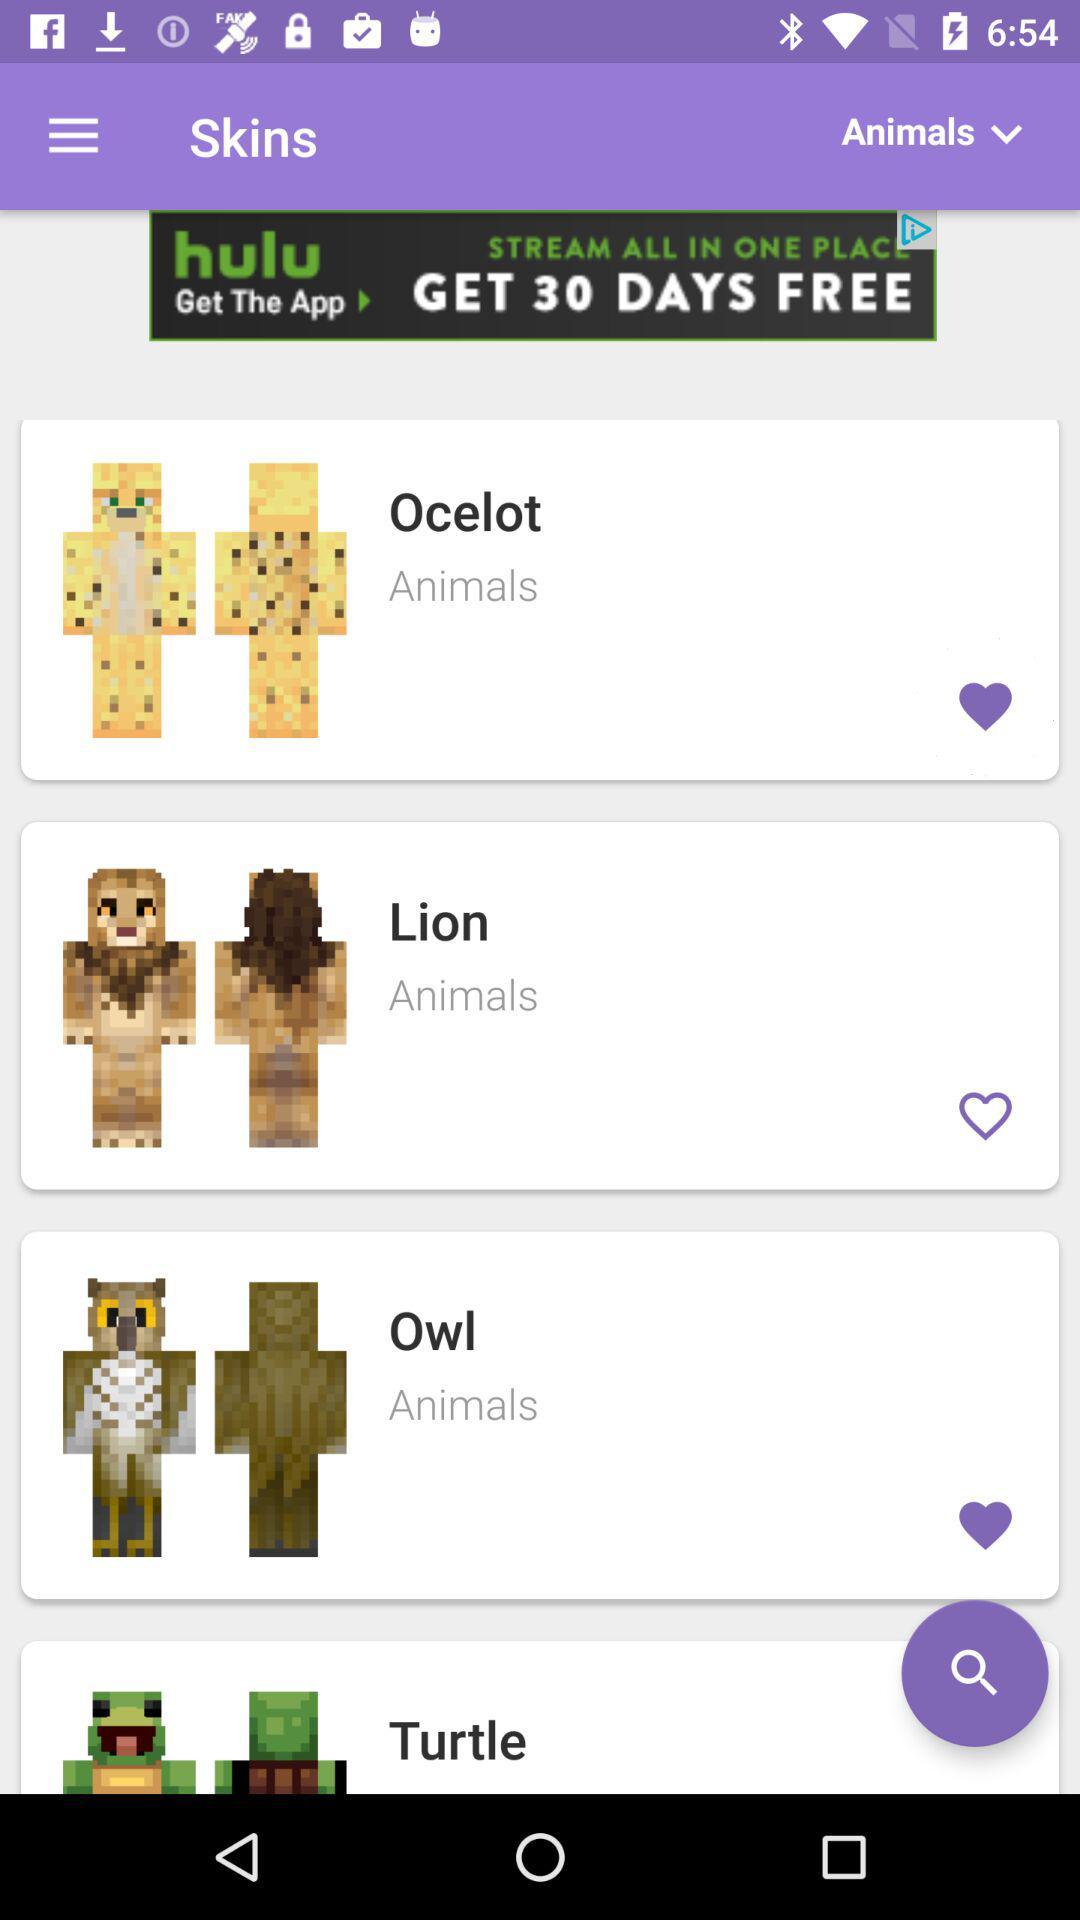  What do you see at coordinates (984, 706) in the screenshot?
I see `the like icon in the first image` at bounding box center [984, 706].